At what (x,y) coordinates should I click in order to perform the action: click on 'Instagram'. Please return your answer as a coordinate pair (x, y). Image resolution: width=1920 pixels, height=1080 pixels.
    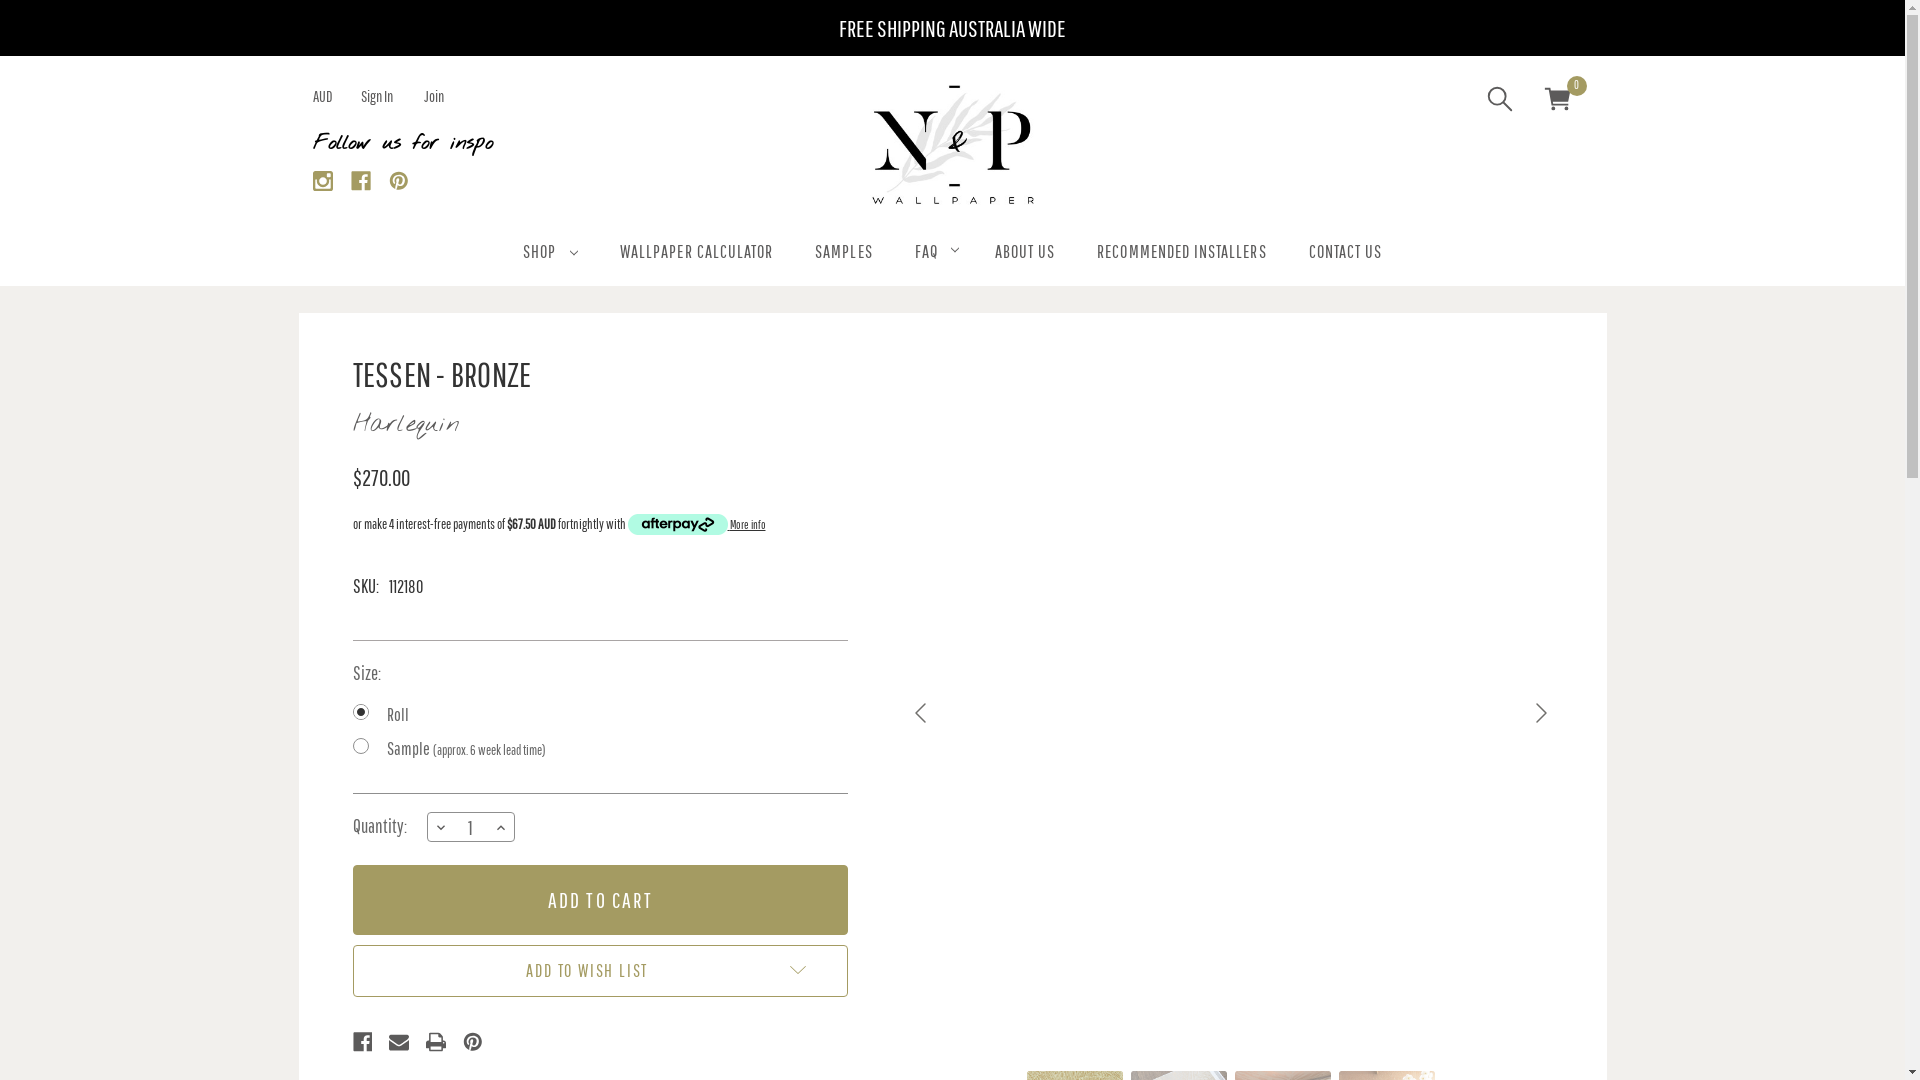
    Looking at the image, I should click on (322, 180).